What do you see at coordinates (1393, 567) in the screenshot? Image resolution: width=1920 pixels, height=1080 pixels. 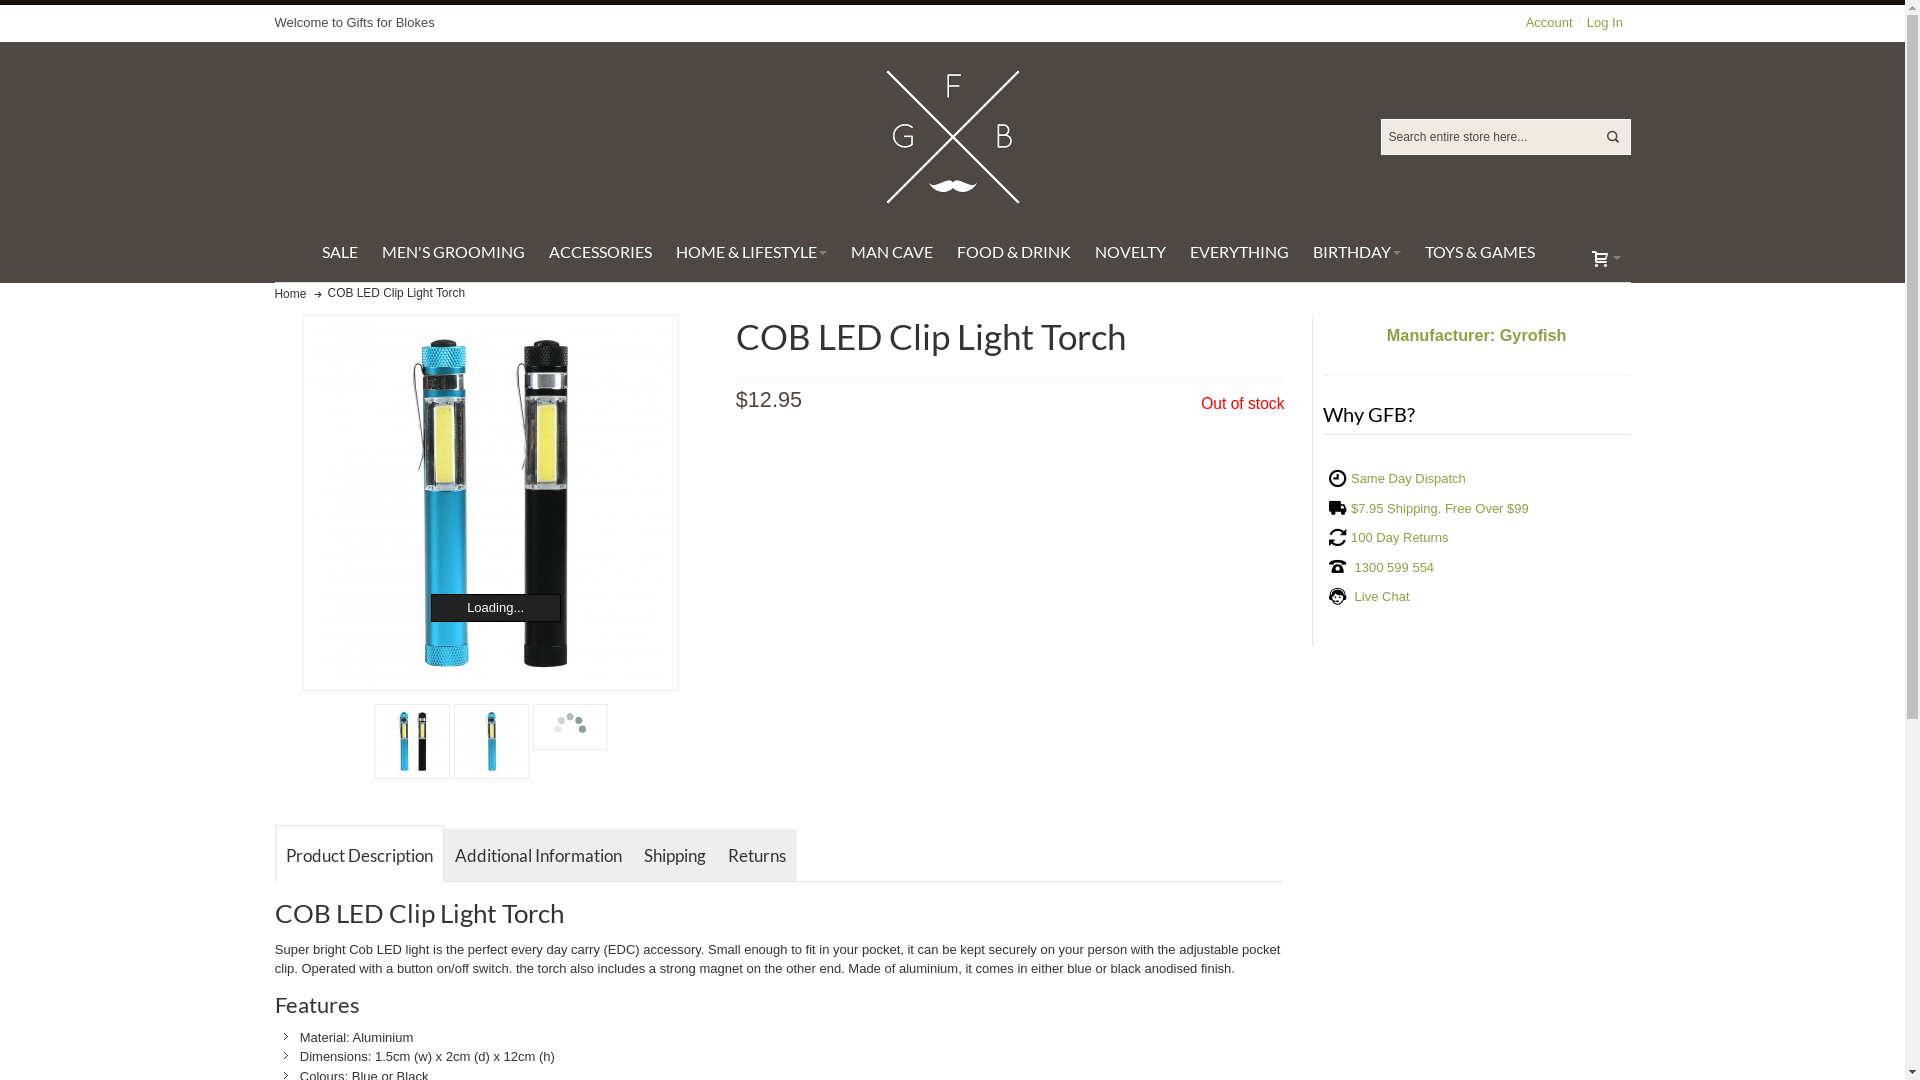 I see `' 1300 599 554 '` at bounding box center [1393, 567].